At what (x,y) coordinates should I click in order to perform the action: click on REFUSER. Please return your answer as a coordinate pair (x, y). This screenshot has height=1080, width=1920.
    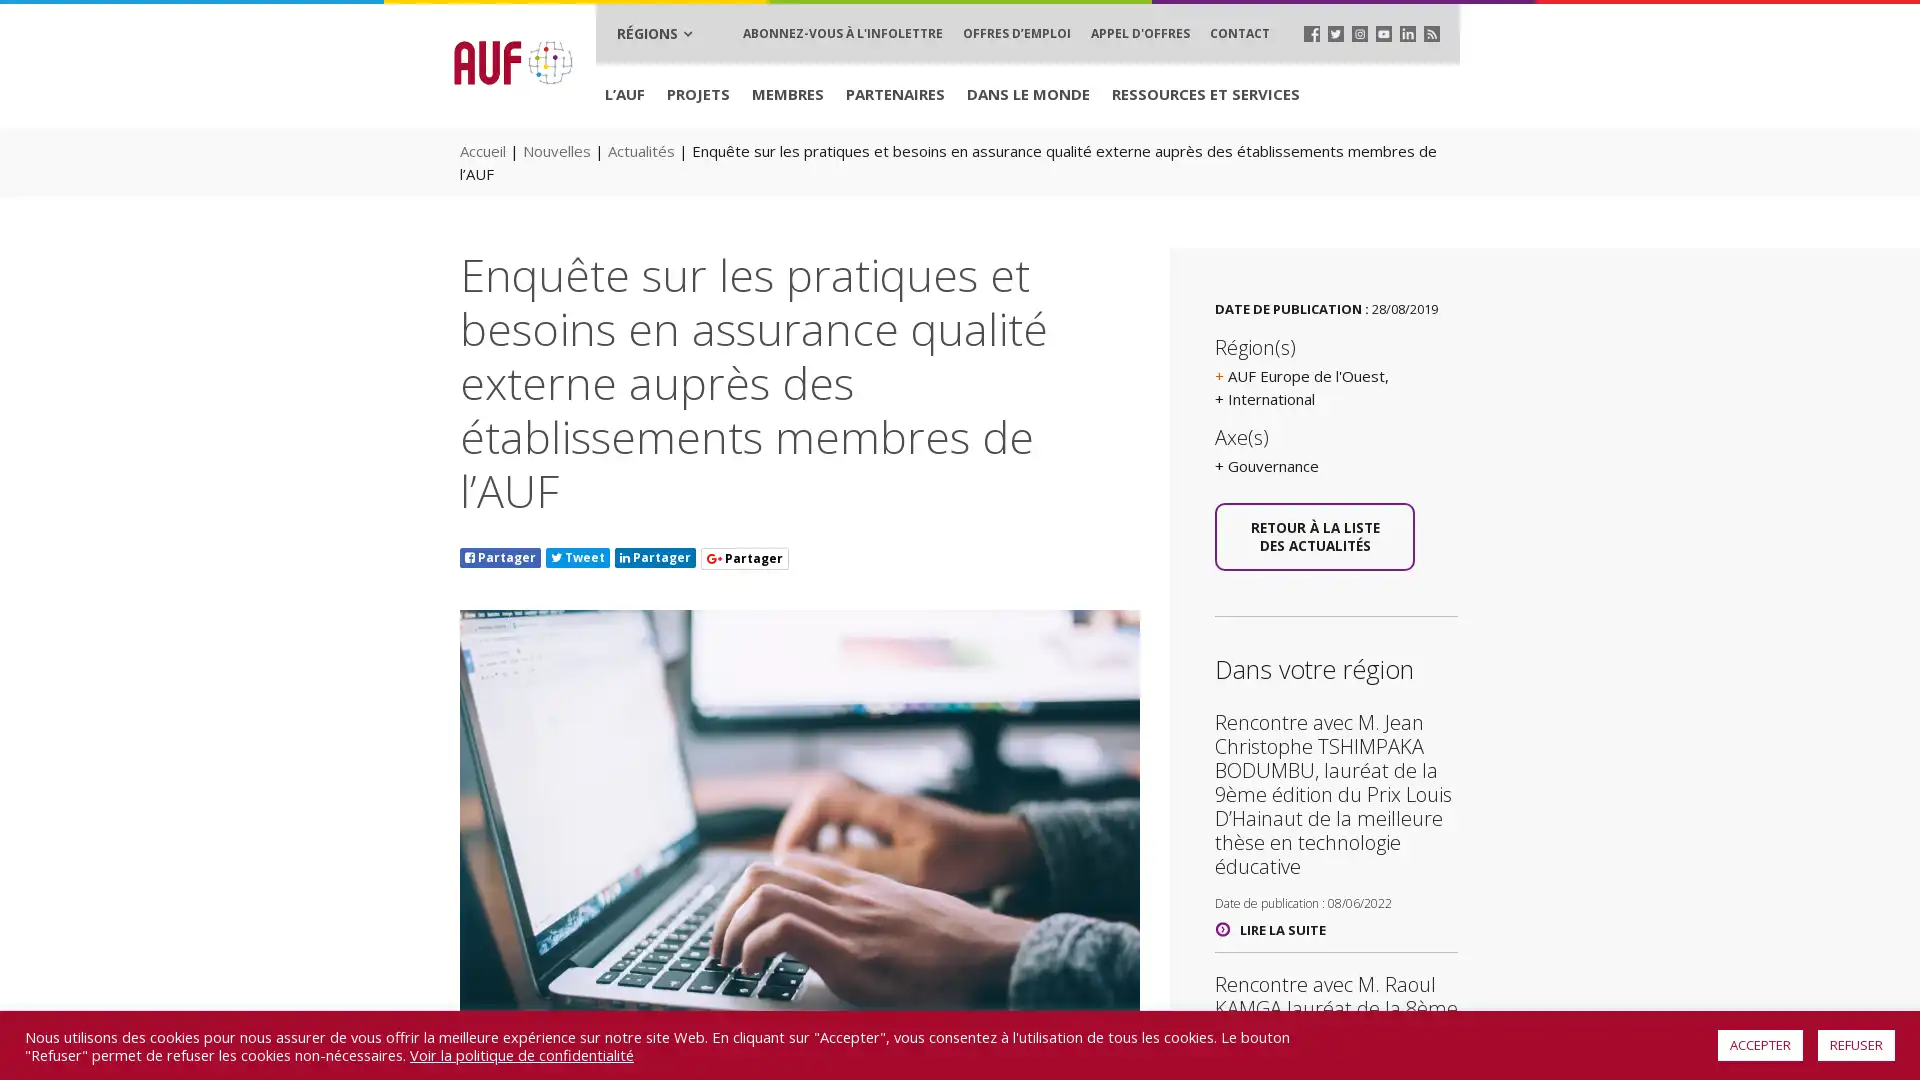
    Looking at the image, I should click on (1855, 1044).